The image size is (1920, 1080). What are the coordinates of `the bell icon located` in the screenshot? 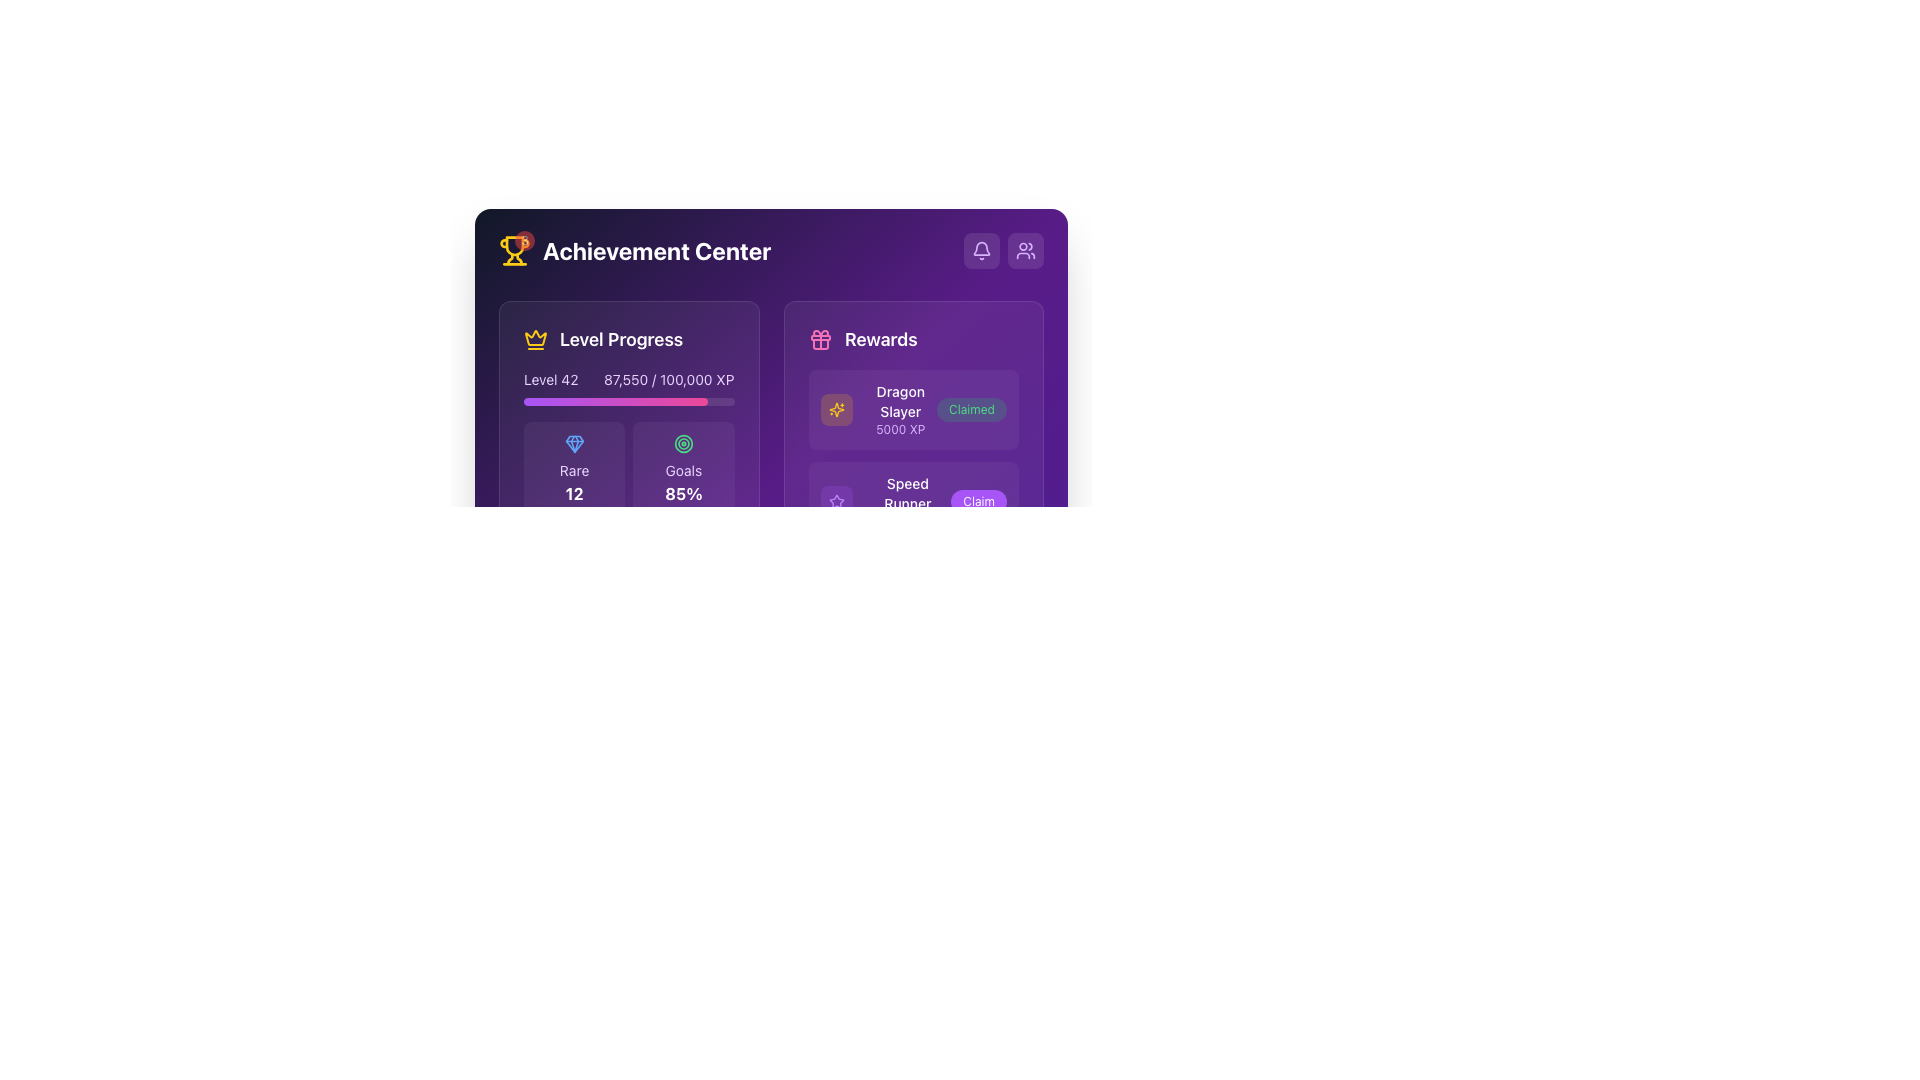 It's located at (982, 247).